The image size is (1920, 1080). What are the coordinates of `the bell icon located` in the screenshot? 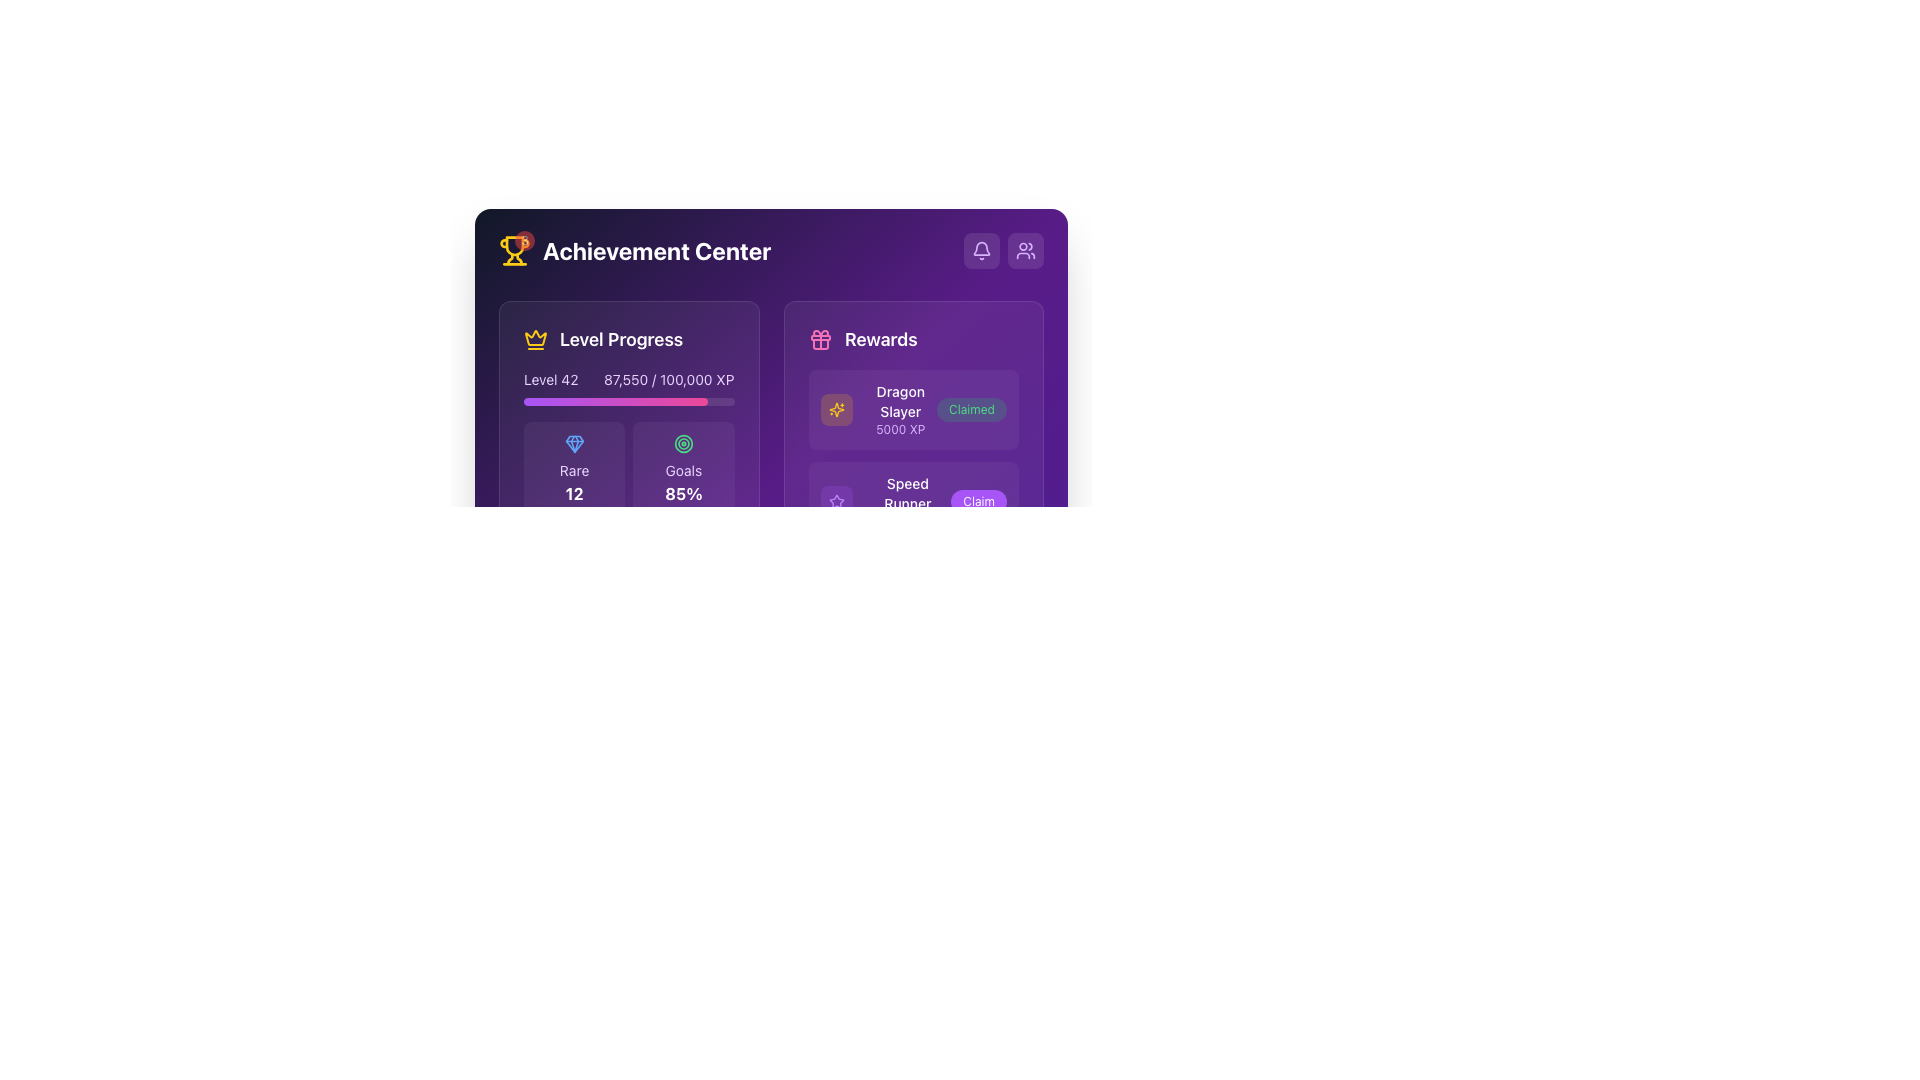 It's located at (982, 247).